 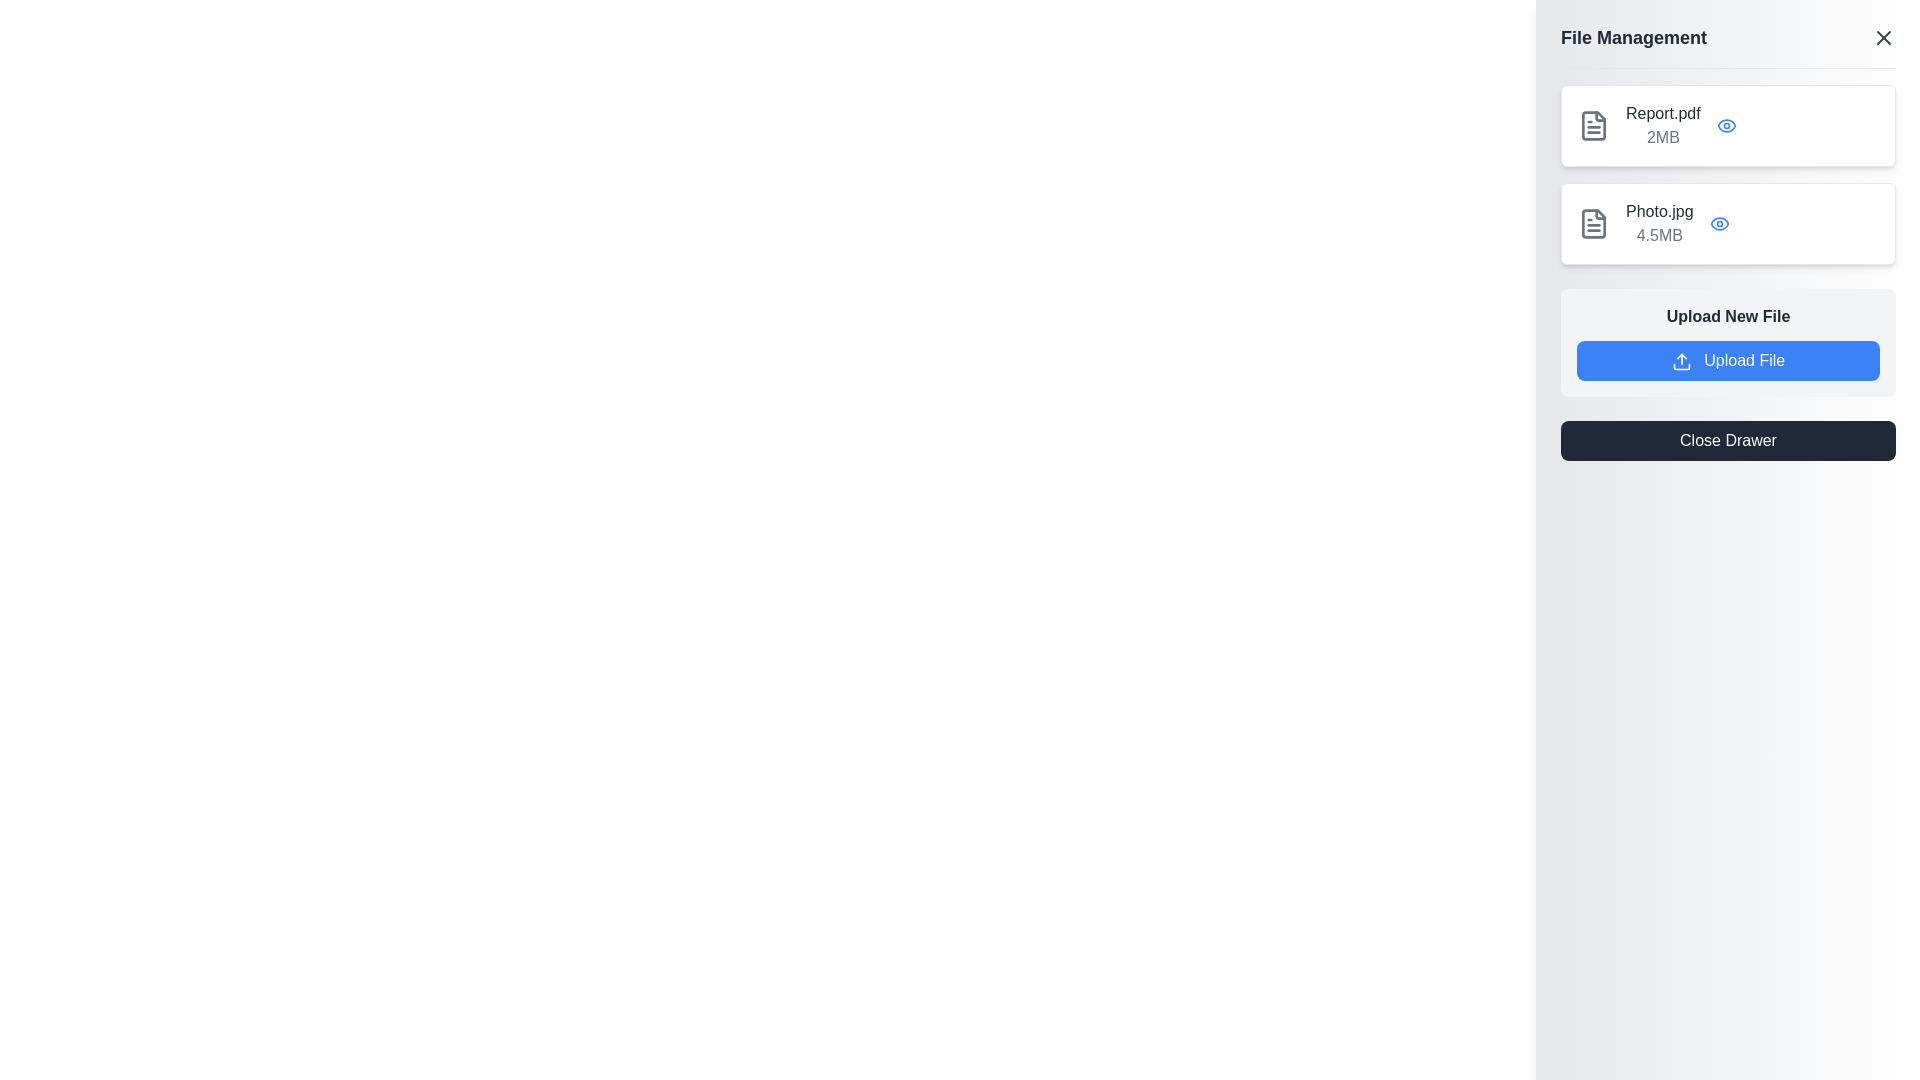 I want to click on the document-type file icon representing 'Report.pdf', which is positioned to the left of the text displaying the file name and size, so click(x=1592, y=126).